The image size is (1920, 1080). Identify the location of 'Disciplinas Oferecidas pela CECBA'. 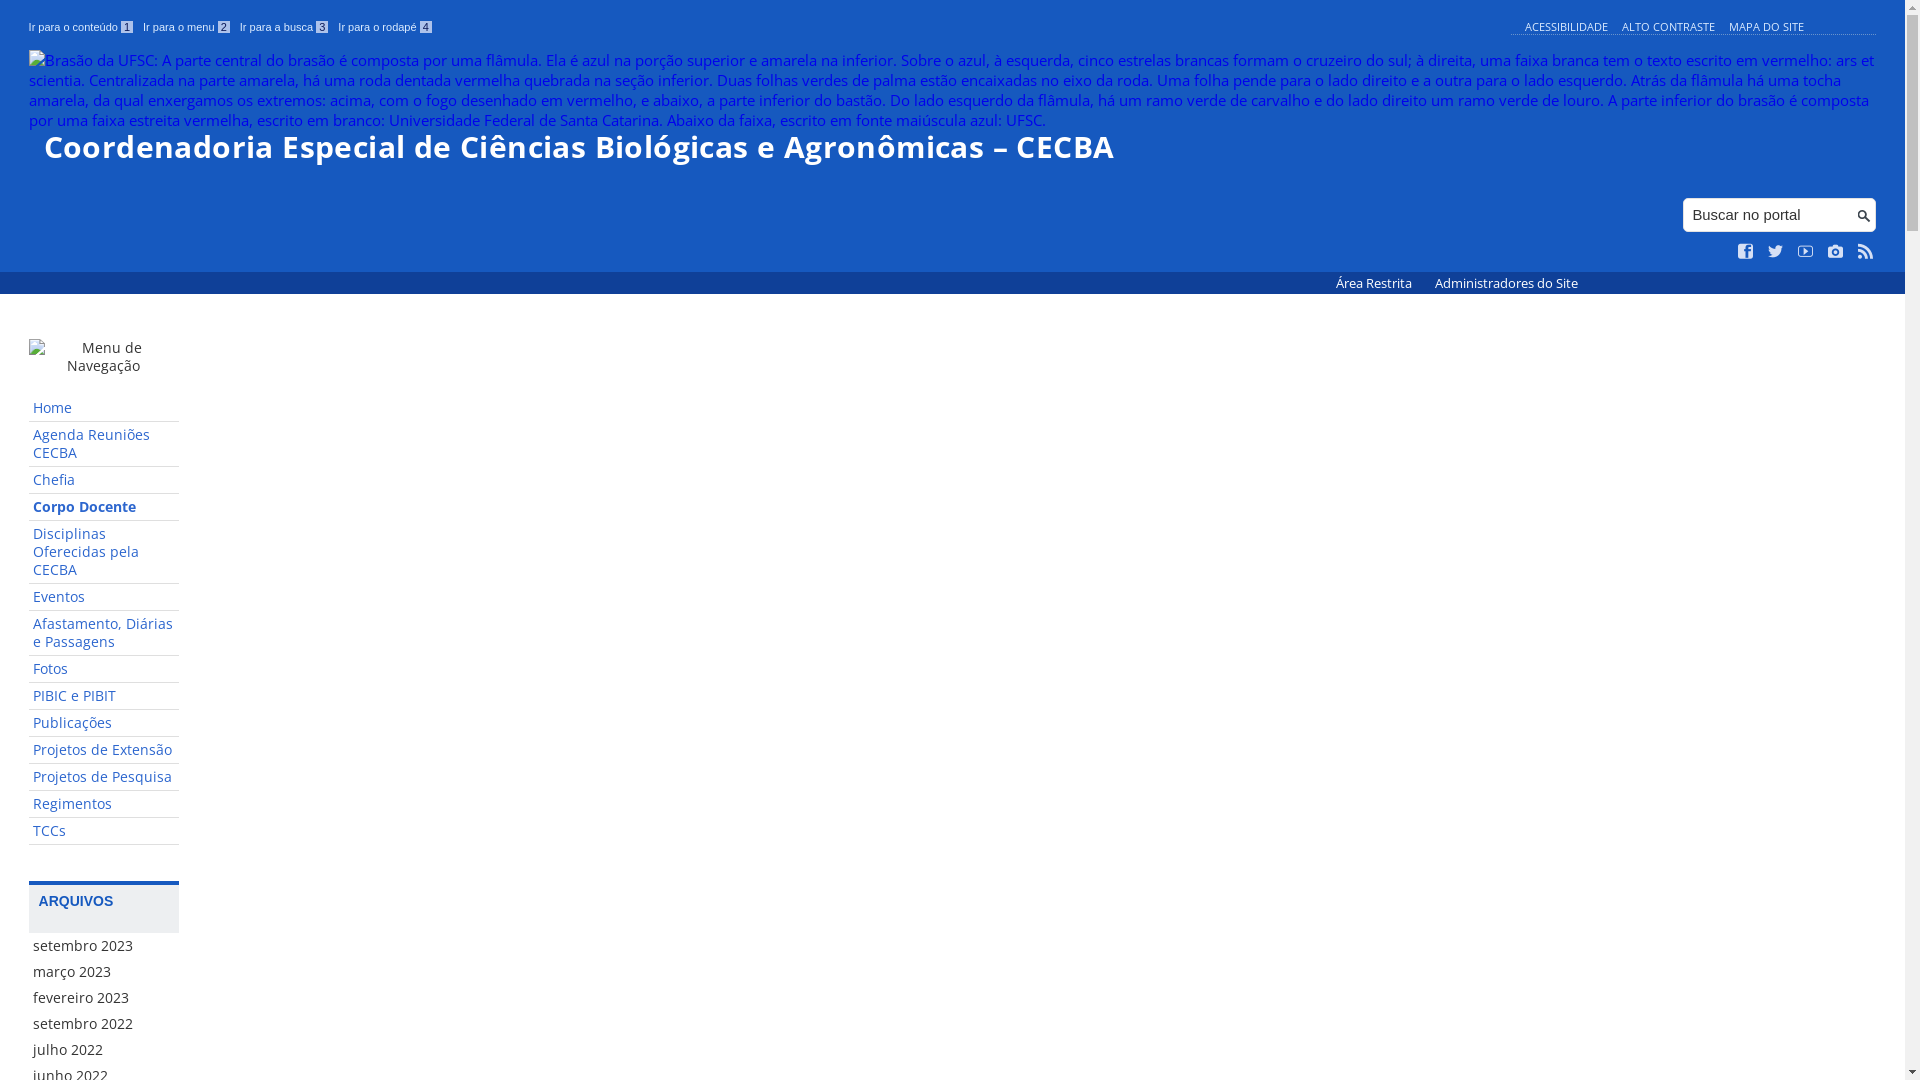
(103, 552).